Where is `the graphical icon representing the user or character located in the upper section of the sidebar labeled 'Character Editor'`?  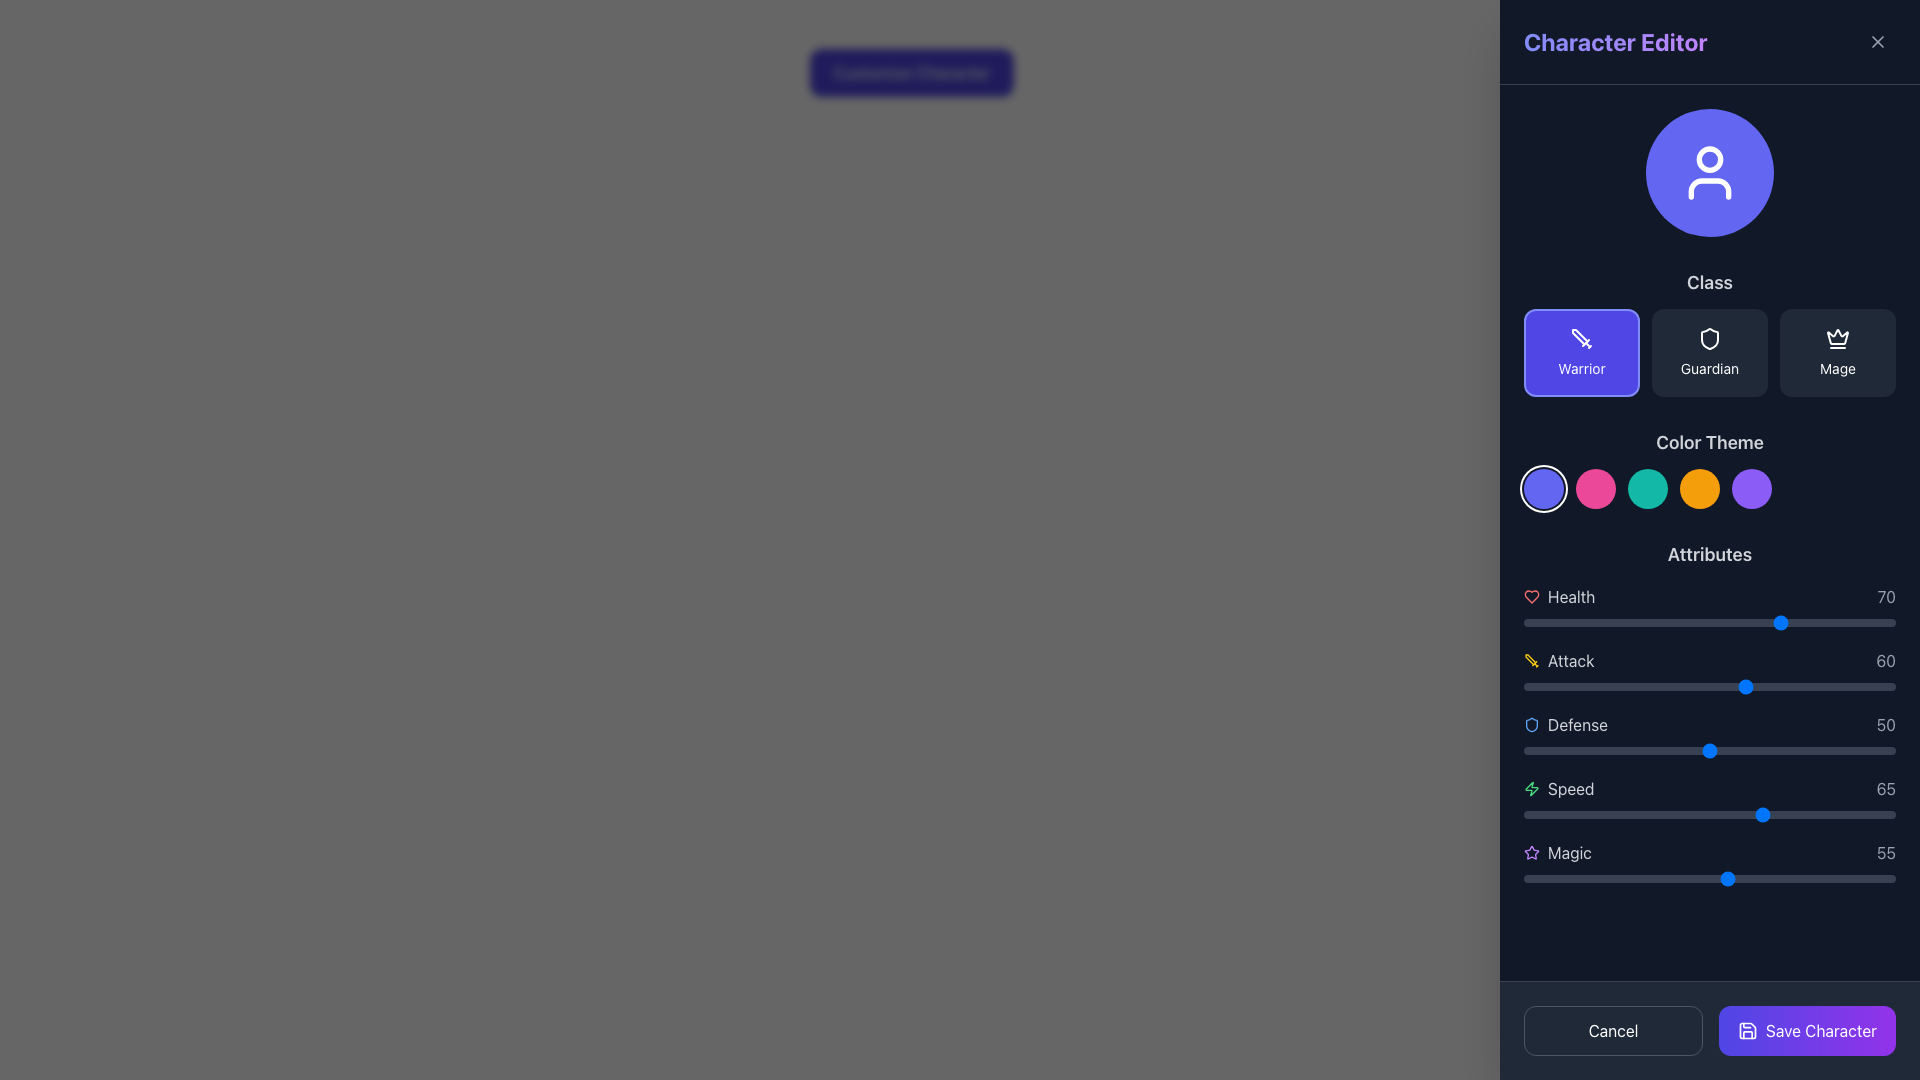
the graphical icon representing the user or character located in the upper section of the sidebar labeled 'Character Editor' is located at coordinates (1708, 172).